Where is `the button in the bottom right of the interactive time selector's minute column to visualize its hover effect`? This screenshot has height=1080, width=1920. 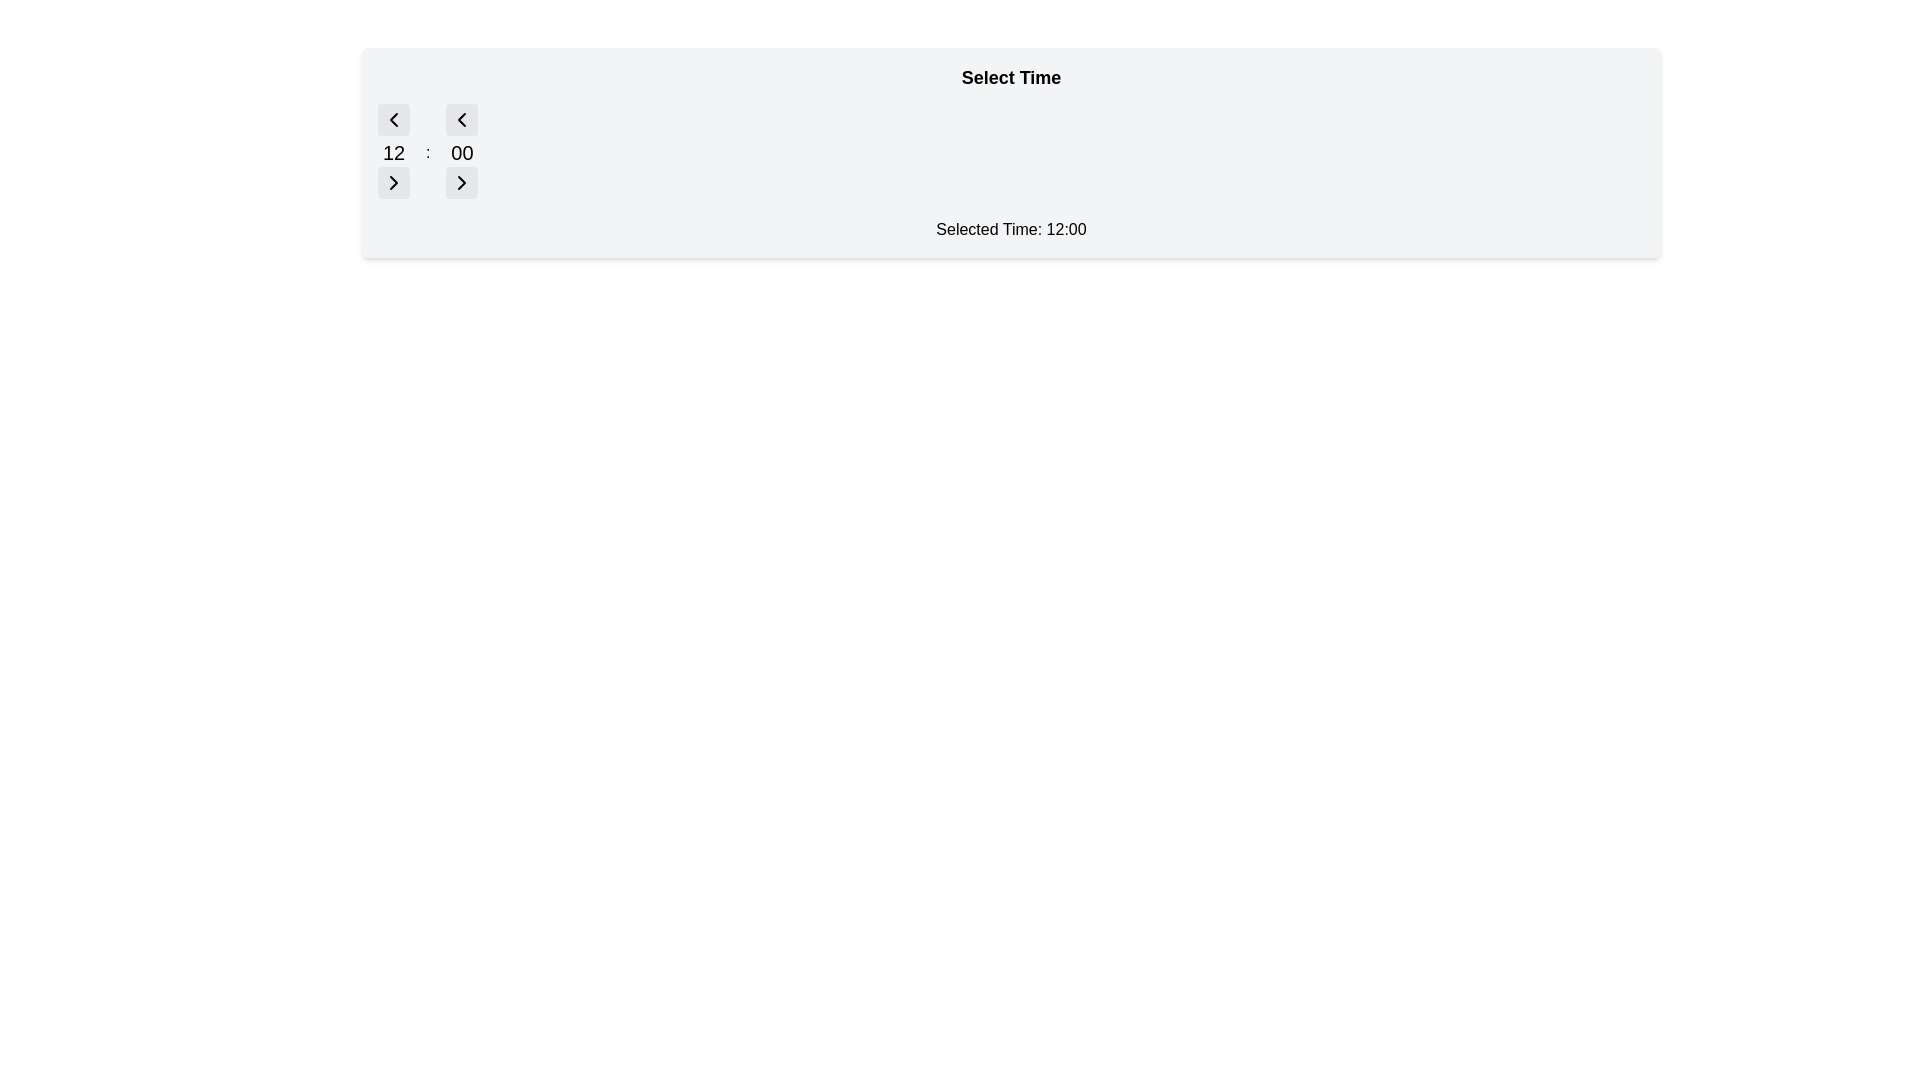
the button in the bottom right of the interactive time selector's minute column to visualize its hover effect is located at coordinates (461, 182).